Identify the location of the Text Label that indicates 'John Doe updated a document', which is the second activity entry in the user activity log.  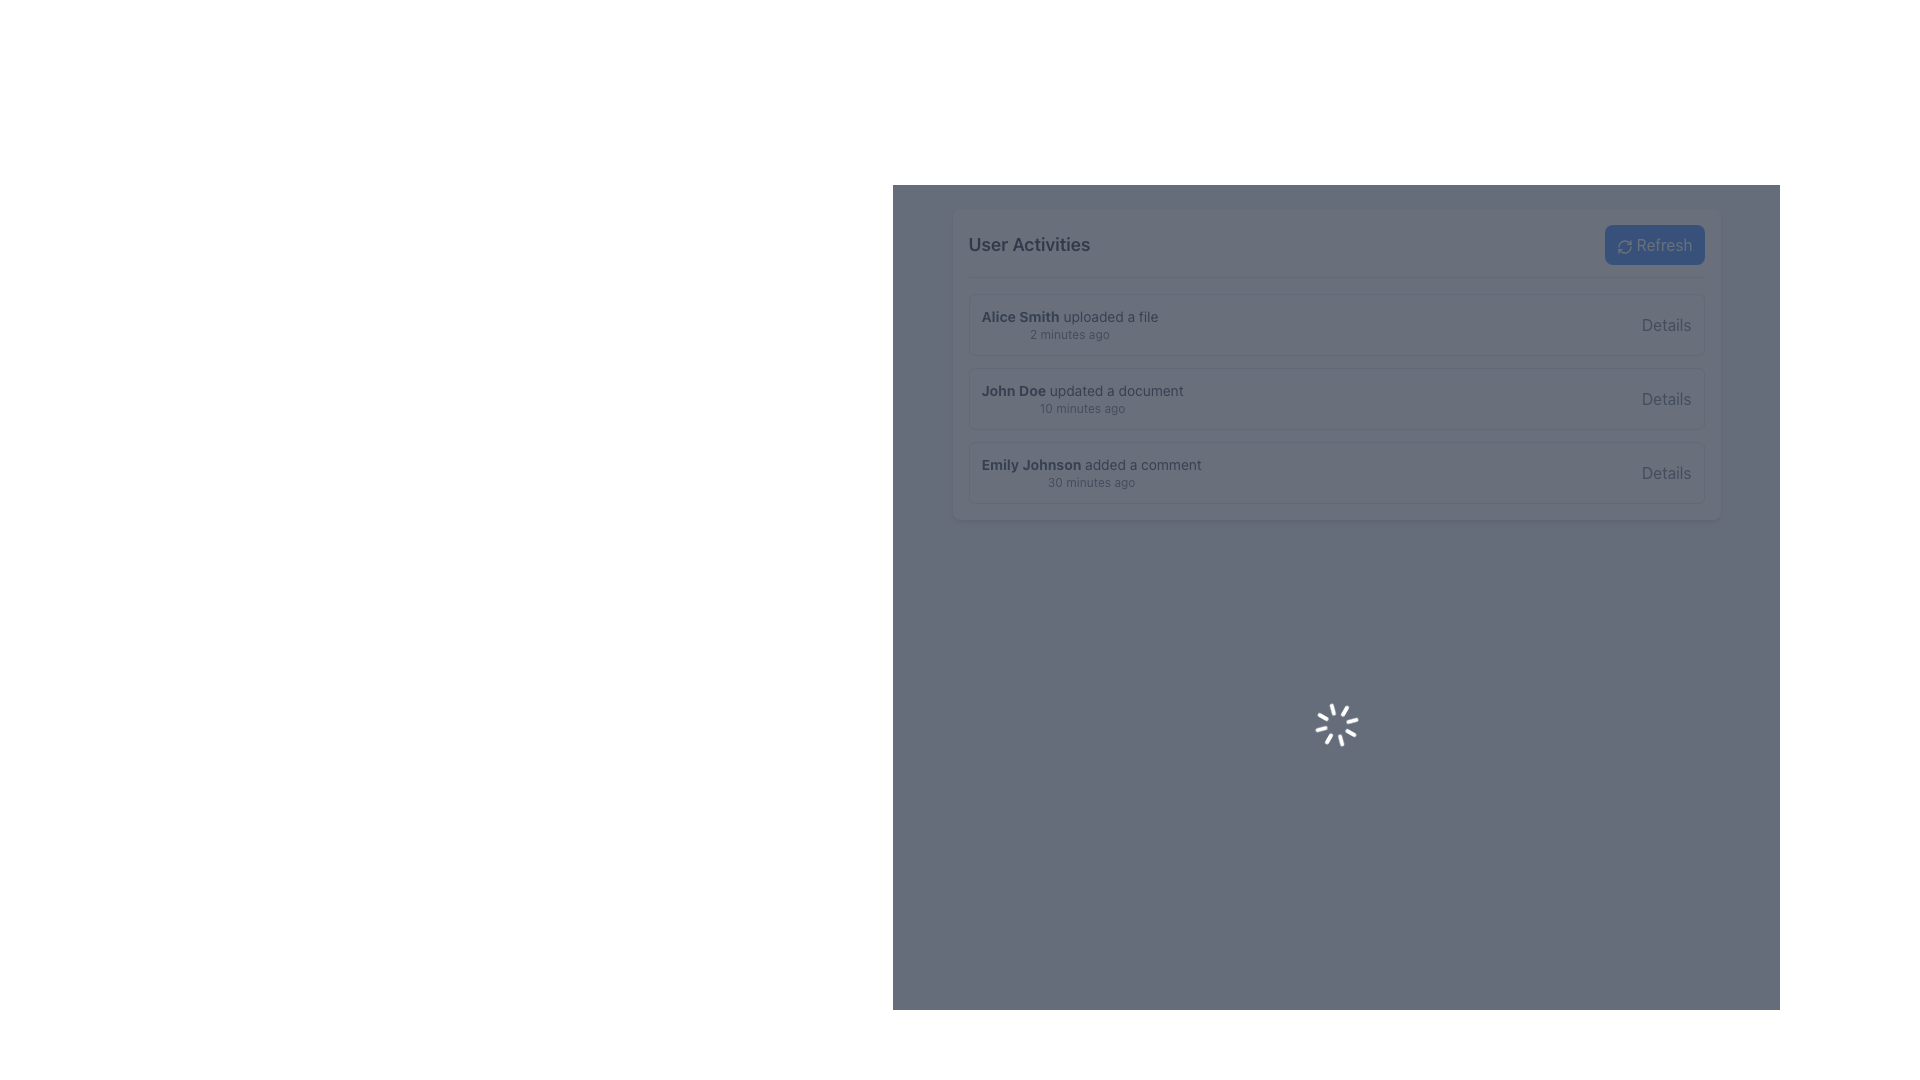
(1081, 390).